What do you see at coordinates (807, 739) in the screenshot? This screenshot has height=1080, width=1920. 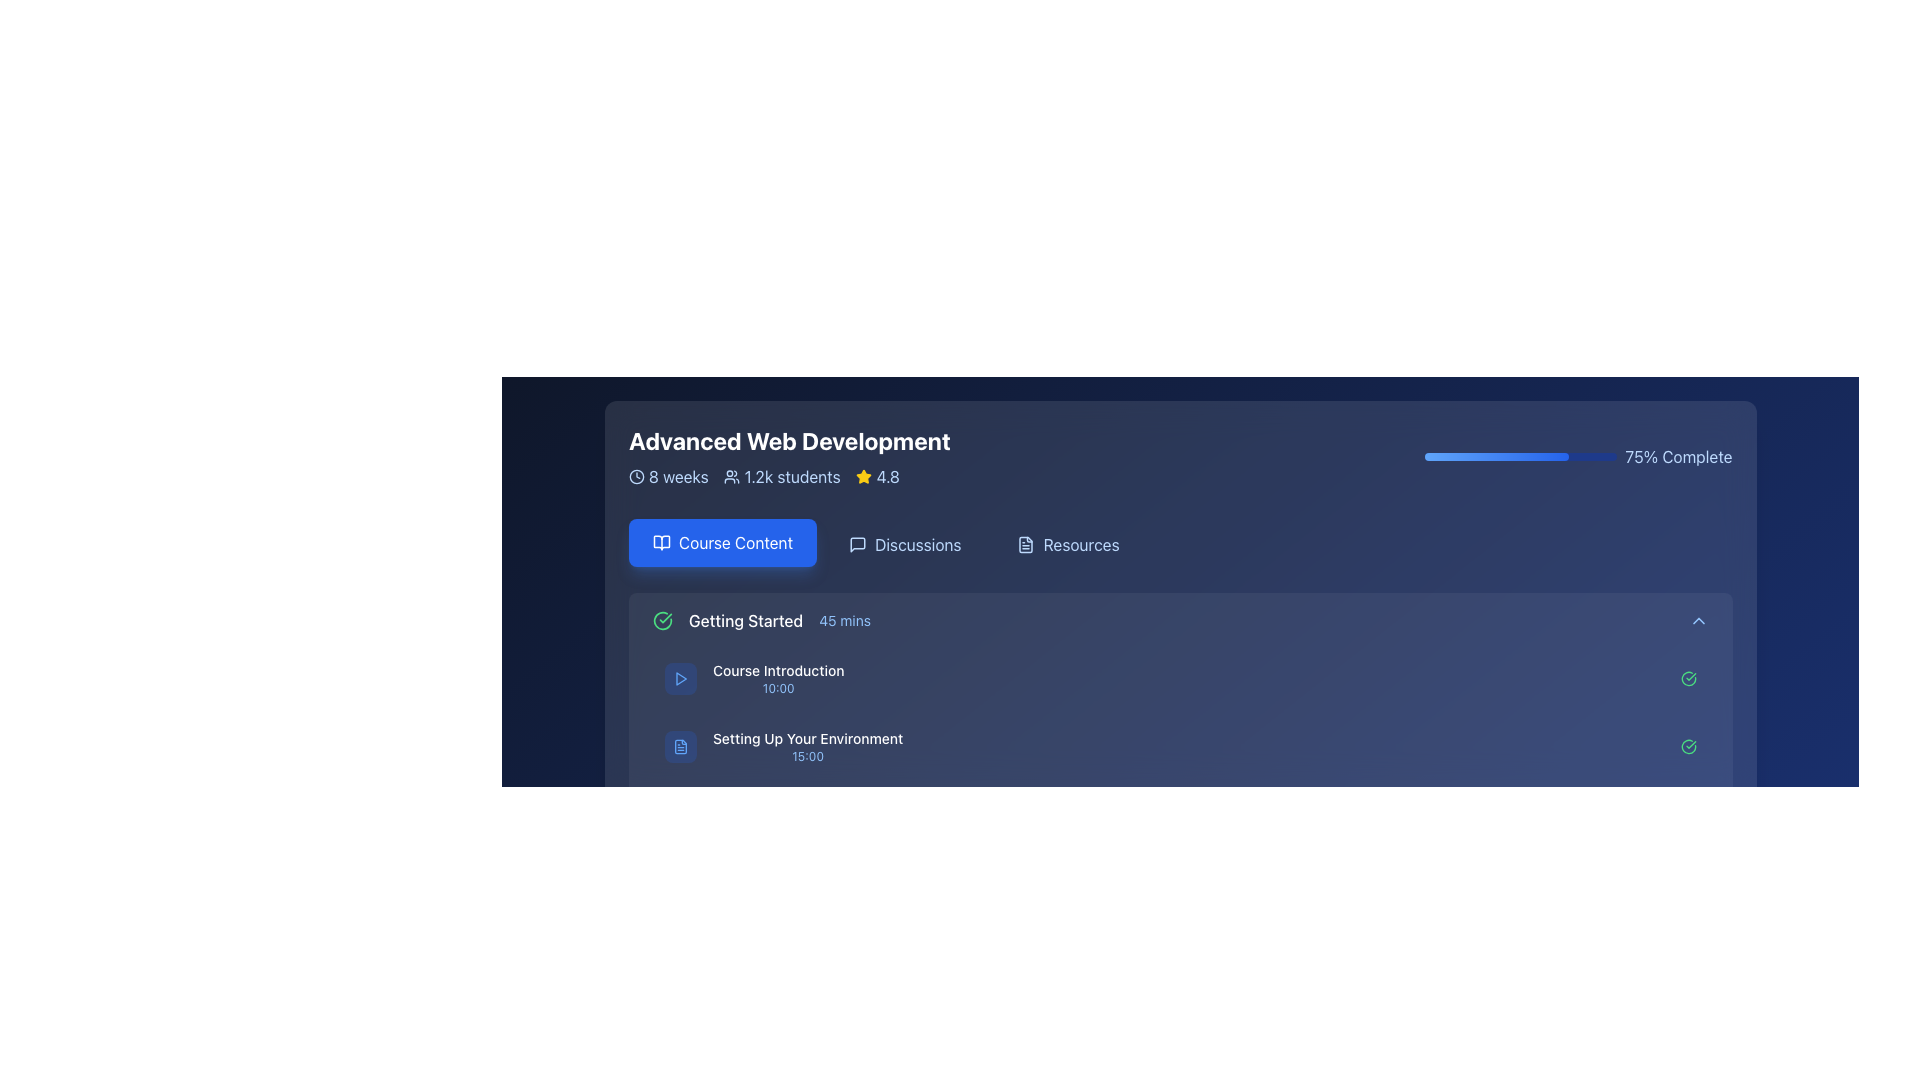 I see `the text label that indicates the course section or item title` at bounding box center [807, 739].